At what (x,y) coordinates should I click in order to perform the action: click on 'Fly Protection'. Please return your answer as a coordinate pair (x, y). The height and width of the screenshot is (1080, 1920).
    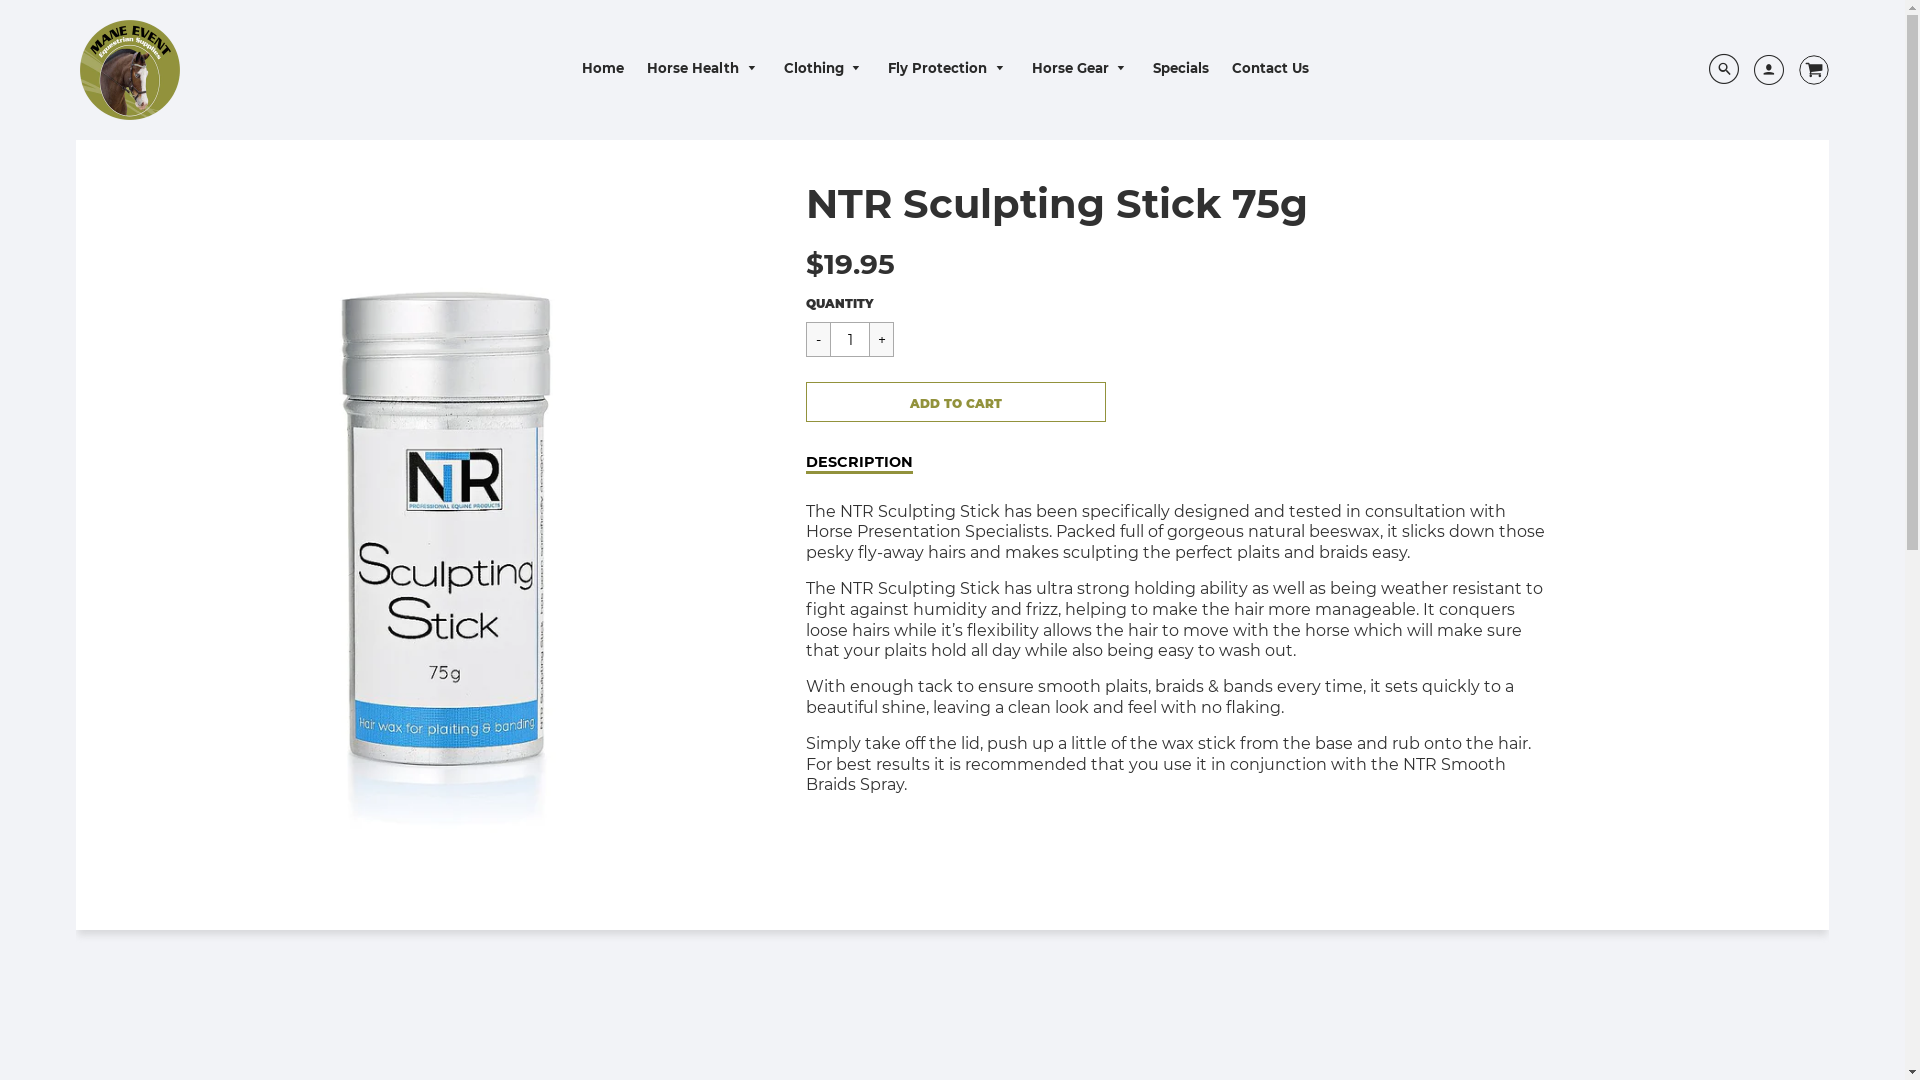
    Looking at the image, I should click on (947, 67).